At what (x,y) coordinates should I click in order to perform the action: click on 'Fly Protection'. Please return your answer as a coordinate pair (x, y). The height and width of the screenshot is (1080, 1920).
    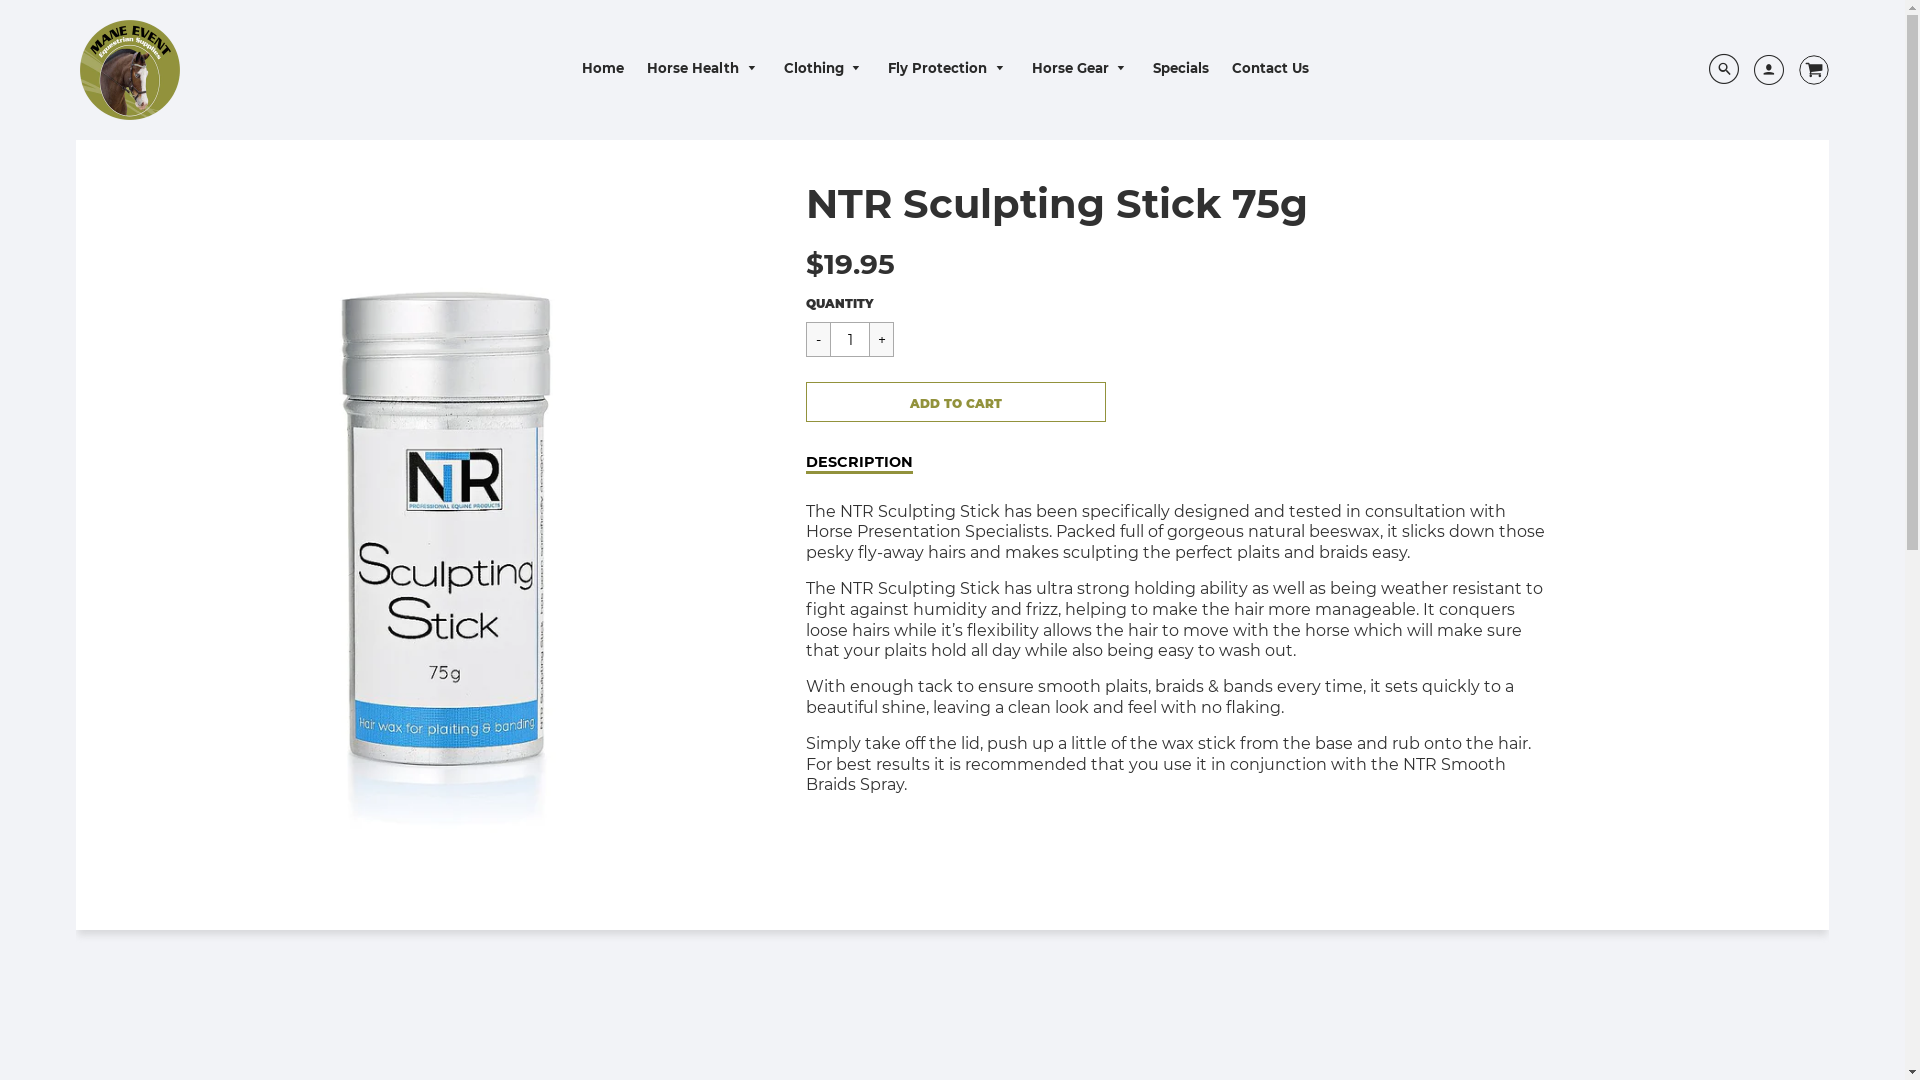
    Looking at the image, I should click on (947, 67).